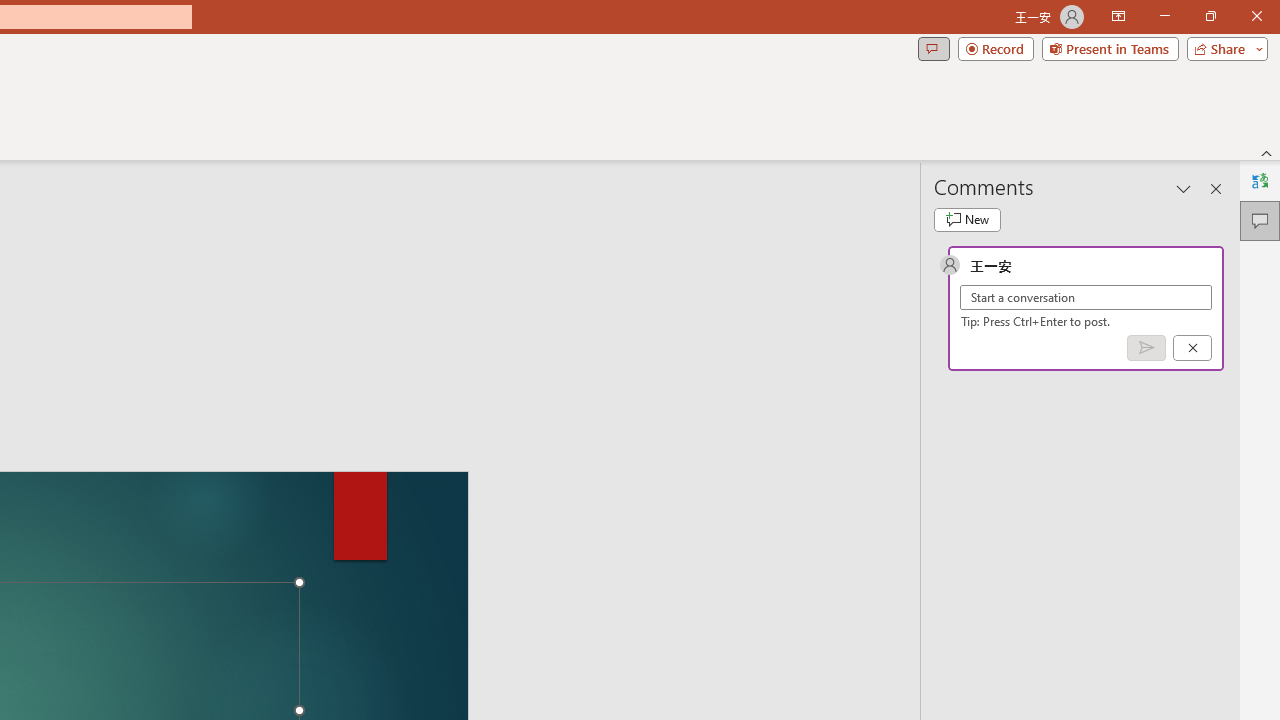 This screenshot has width=1280, height=720. What do you see at coordinates (967, 219) in the screenshot?
I see `'New comment'` at bounding box center [967, 219].